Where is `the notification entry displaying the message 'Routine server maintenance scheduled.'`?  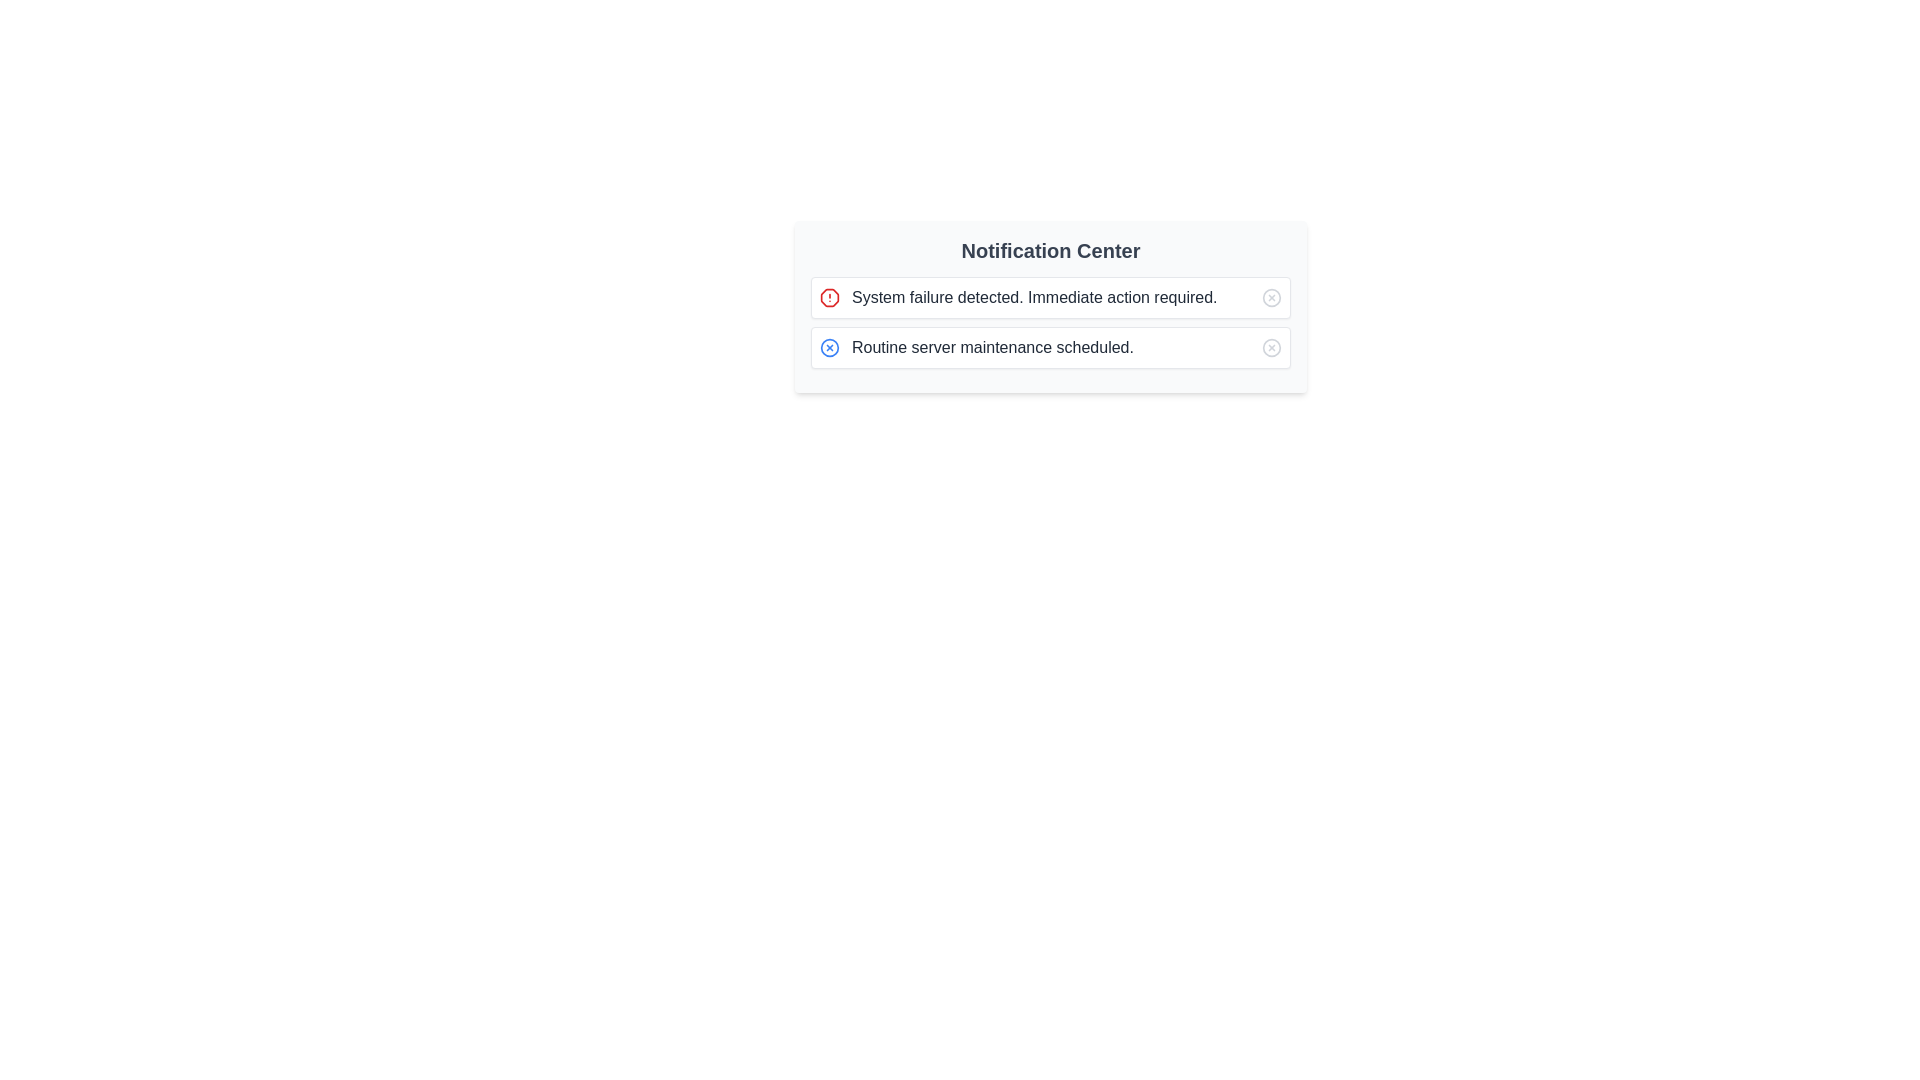 the notification entry displaying the message 'Routine server maintenance scheduled.' is located at coordinates (976, 346).